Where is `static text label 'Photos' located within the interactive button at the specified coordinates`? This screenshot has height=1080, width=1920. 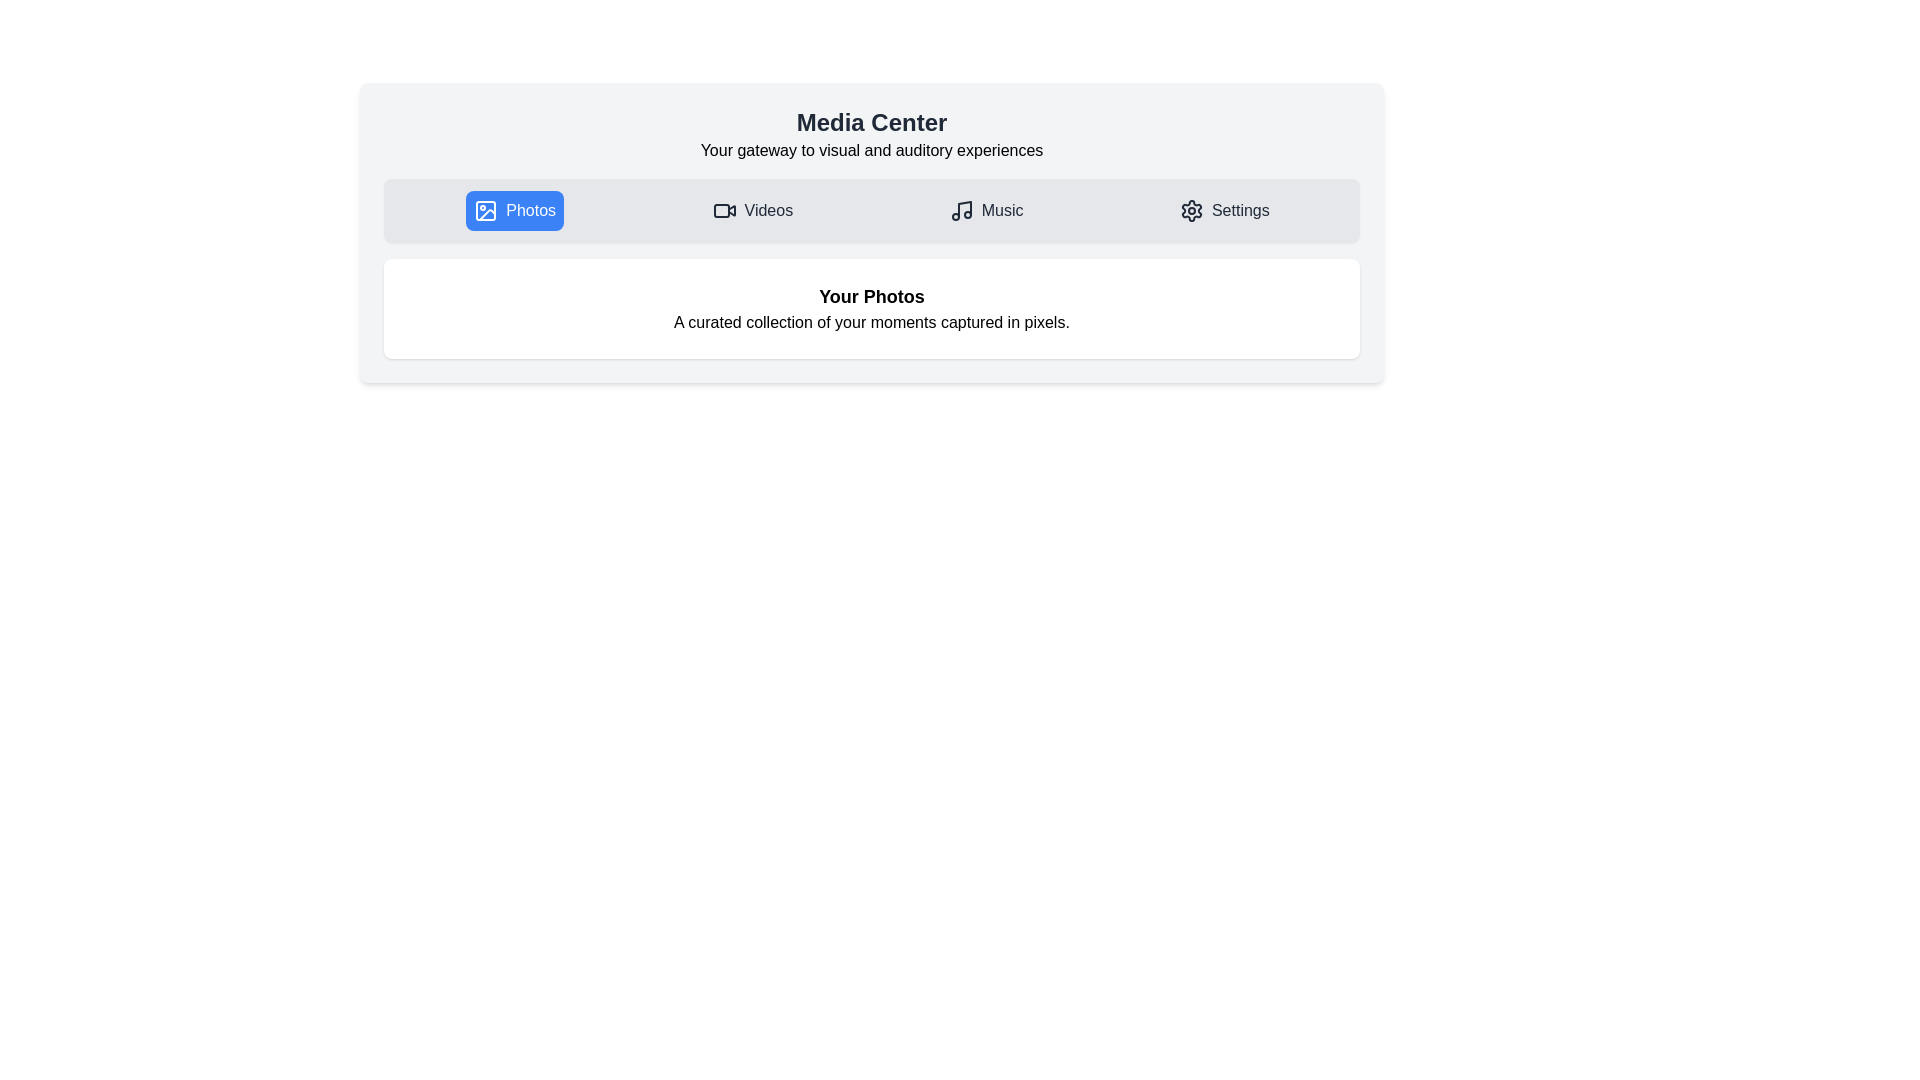
static text label 'Photos' located within the interactive button at the specified coordinates is located at coordinates (531, 211).